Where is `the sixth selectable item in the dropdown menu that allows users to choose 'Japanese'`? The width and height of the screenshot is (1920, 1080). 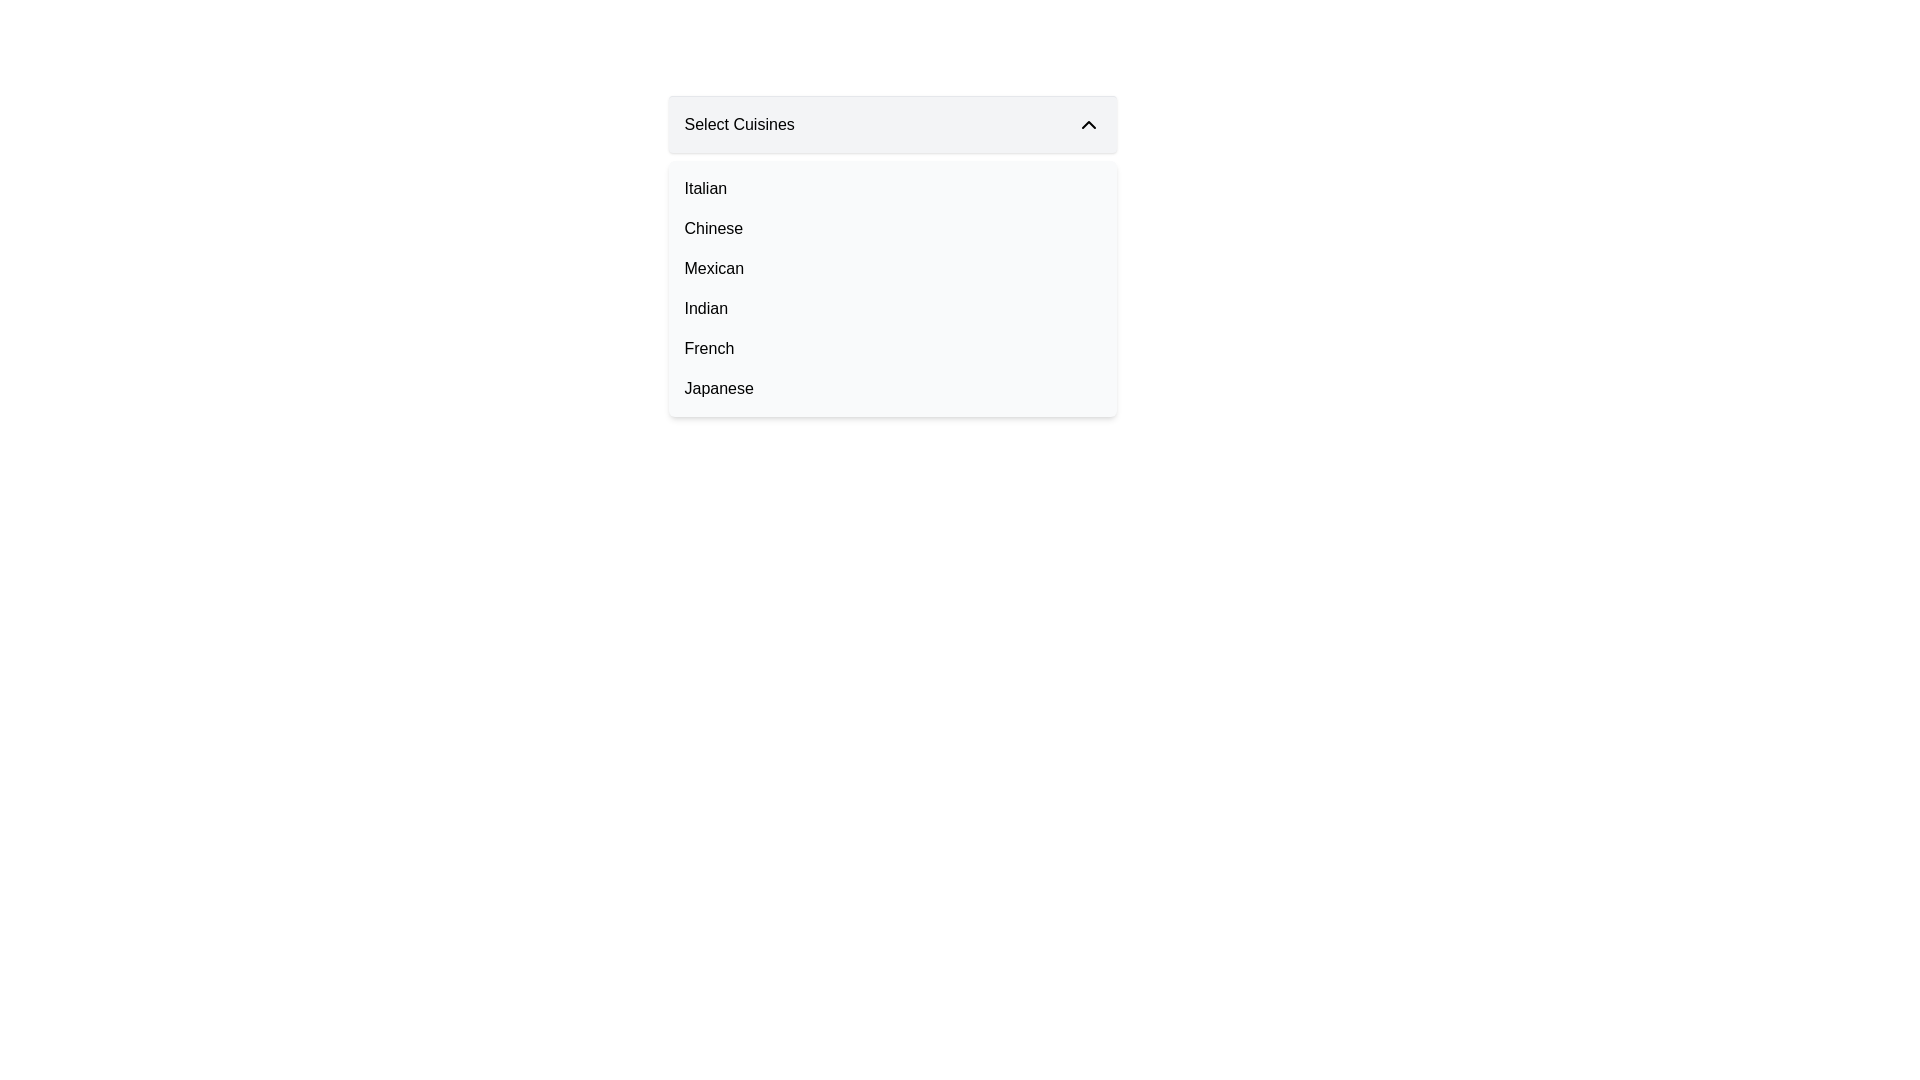
the sixth selectable item in the dropdown menu that allows users to choose 'Japanese' is located at coordinates (891, 389).